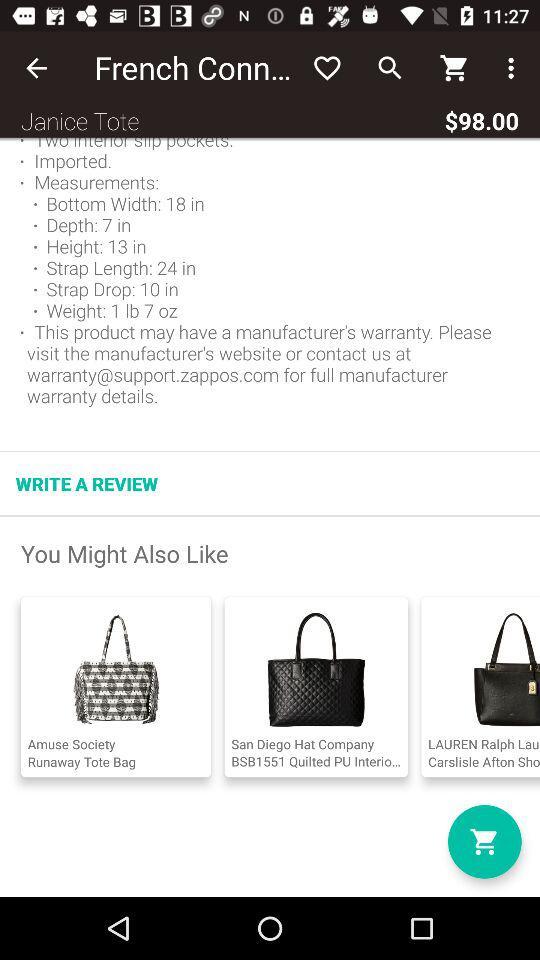  I want to click on item to the left of the french connection item, so click(36, 68).